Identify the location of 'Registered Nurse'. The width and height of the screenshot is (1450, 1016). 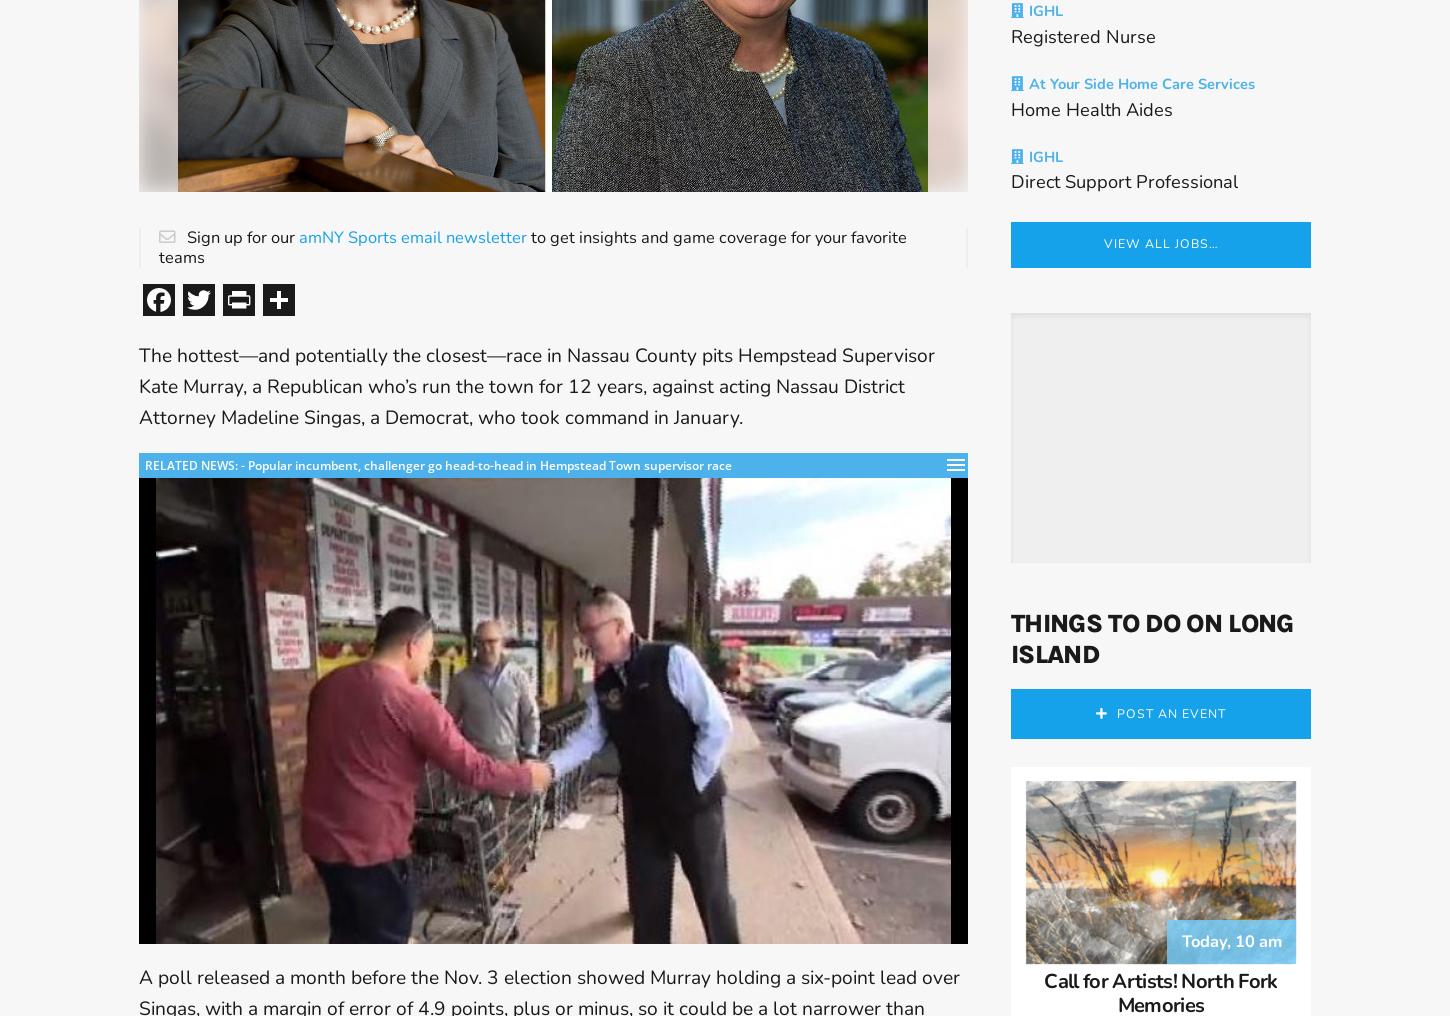
(1083, 44).